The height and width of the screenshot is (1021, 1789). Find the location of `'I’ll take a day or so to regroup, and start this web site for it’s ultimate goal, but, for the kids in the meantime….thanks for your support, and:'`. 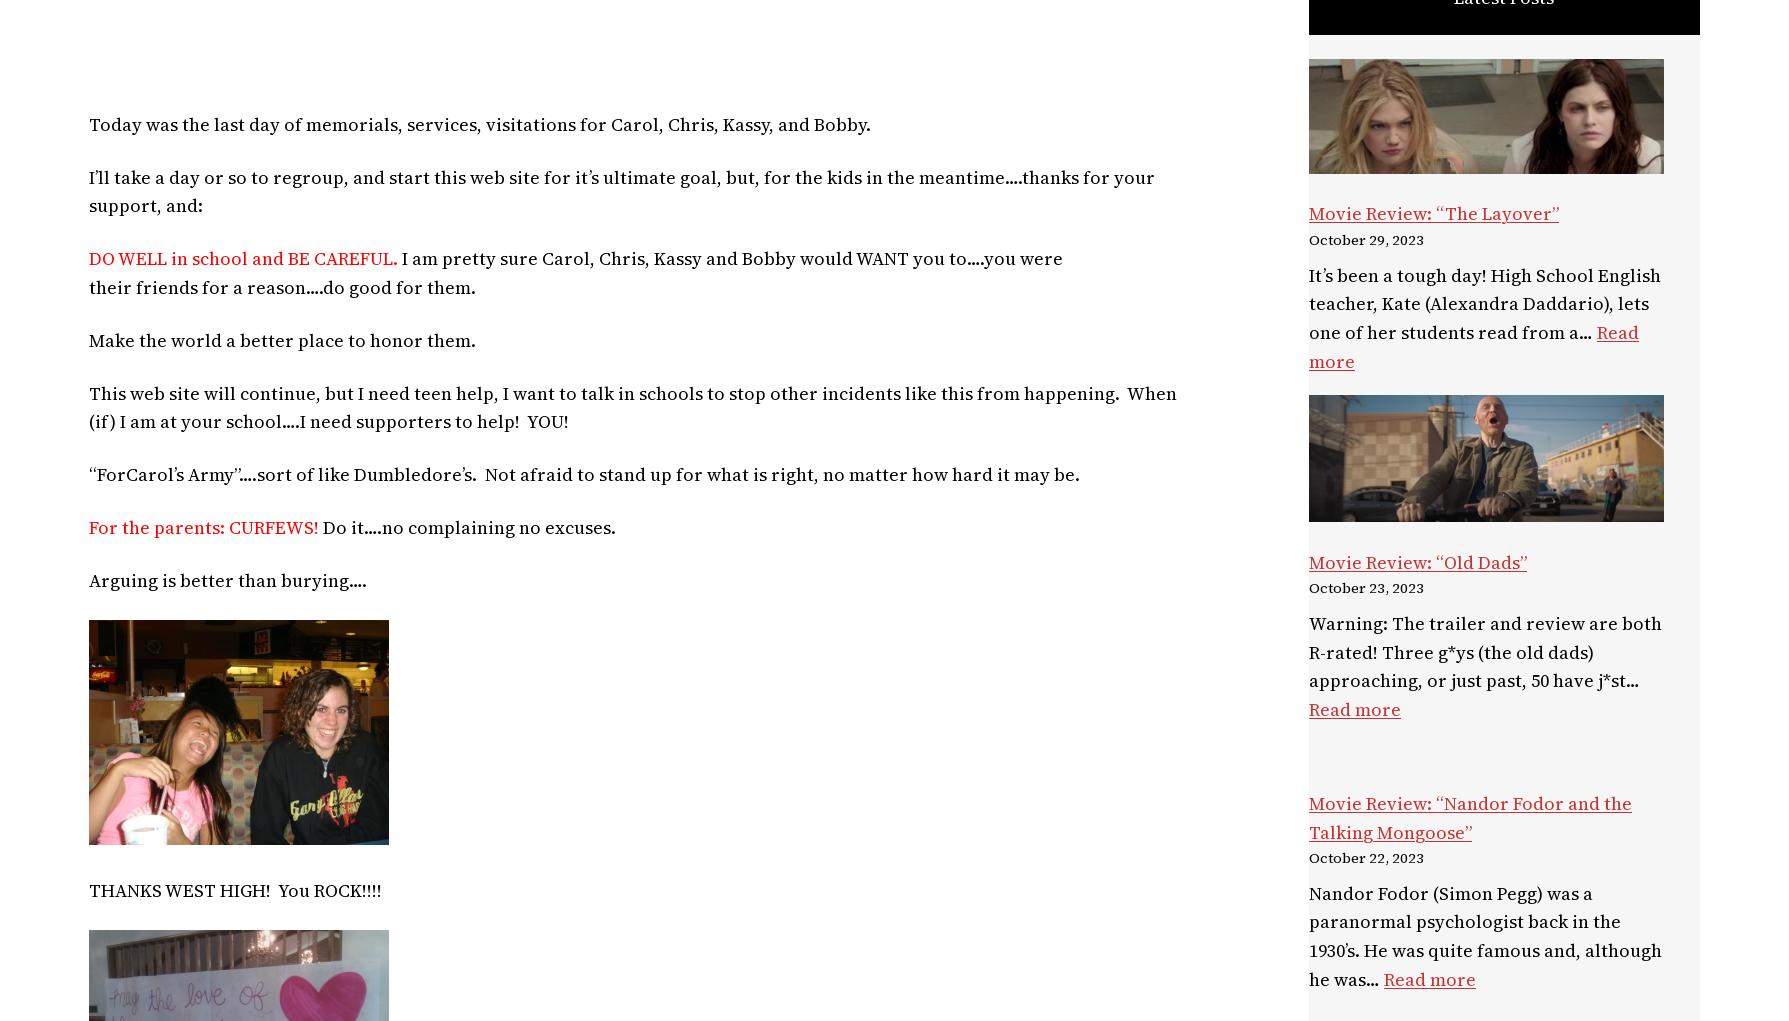

'I’ll take a day or so to regroup, and start this web site for it’s ultimate goal, but, for the kids in the meantime….thanks for your support, and:' is located at coordinates (88, 190).